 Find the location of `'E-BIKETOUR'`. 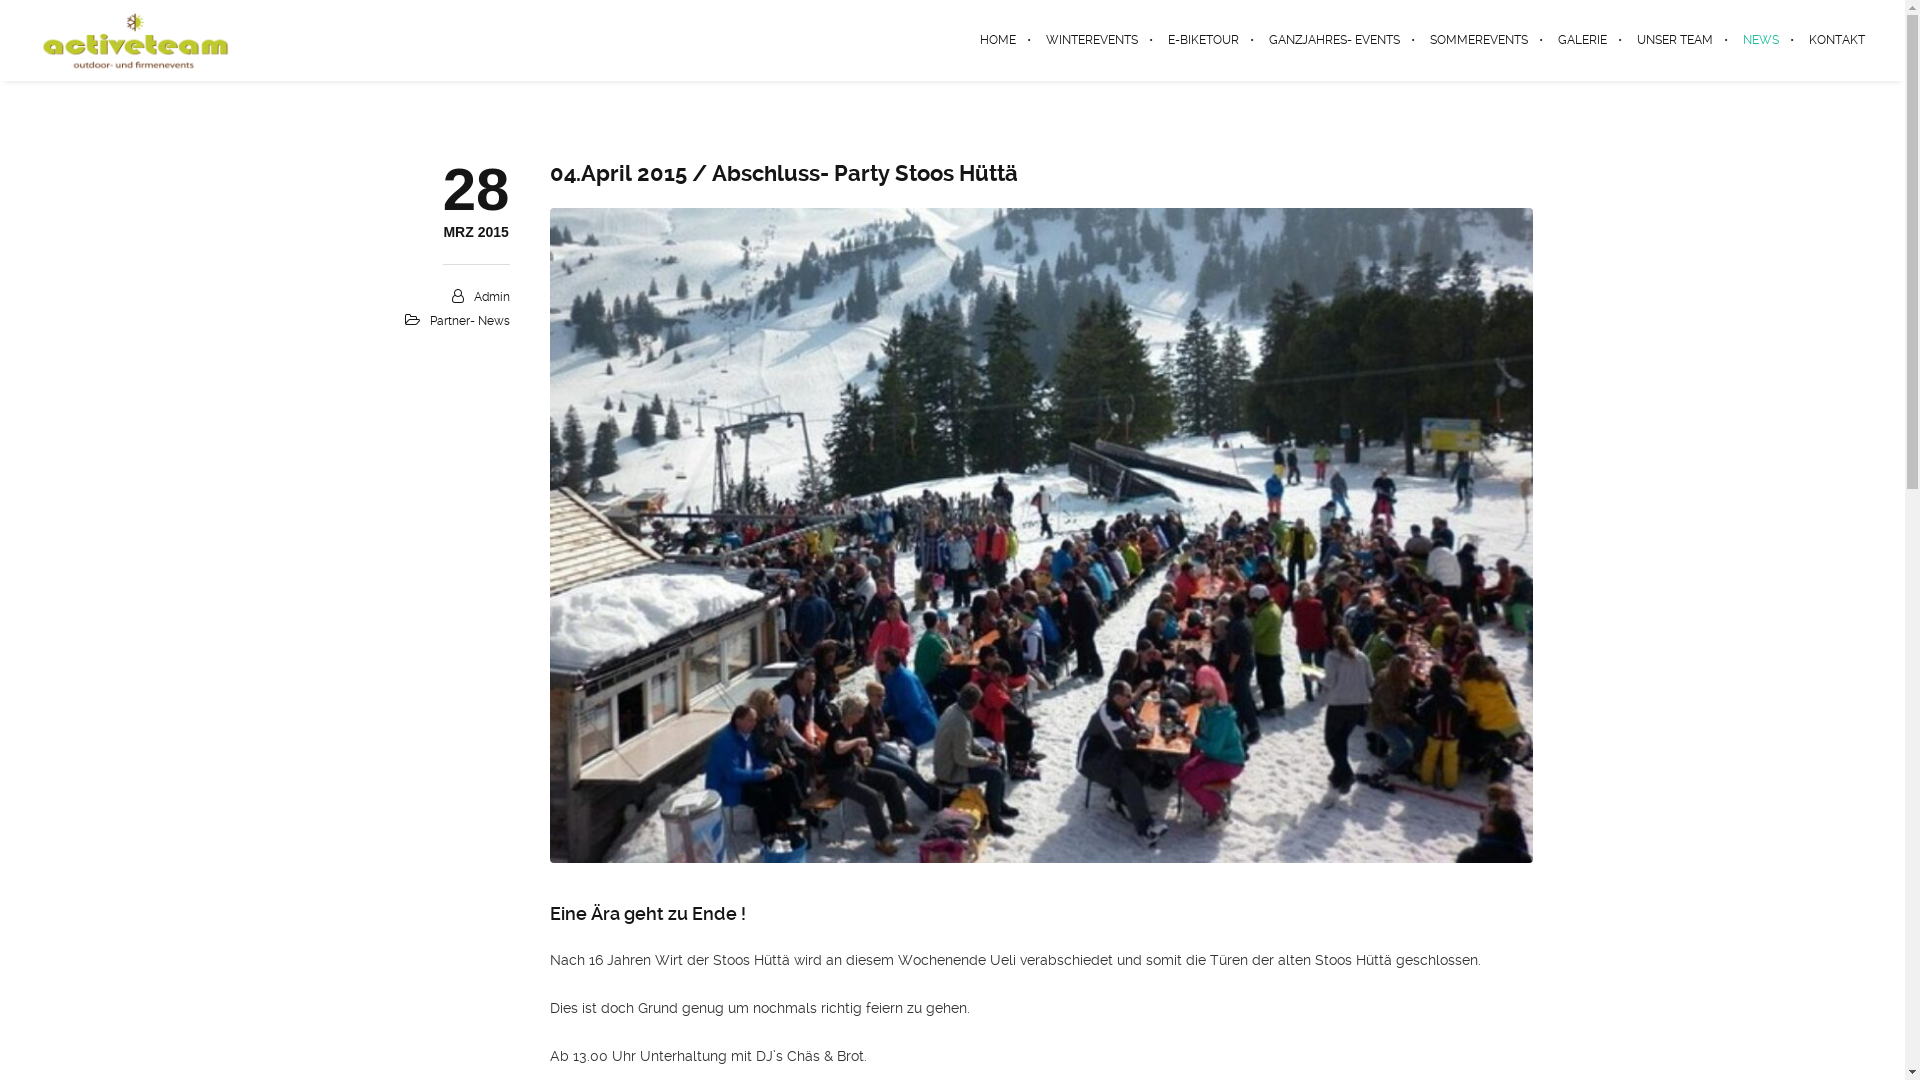

'E-BIKETOUR' is located at coordinates (1202, 39).